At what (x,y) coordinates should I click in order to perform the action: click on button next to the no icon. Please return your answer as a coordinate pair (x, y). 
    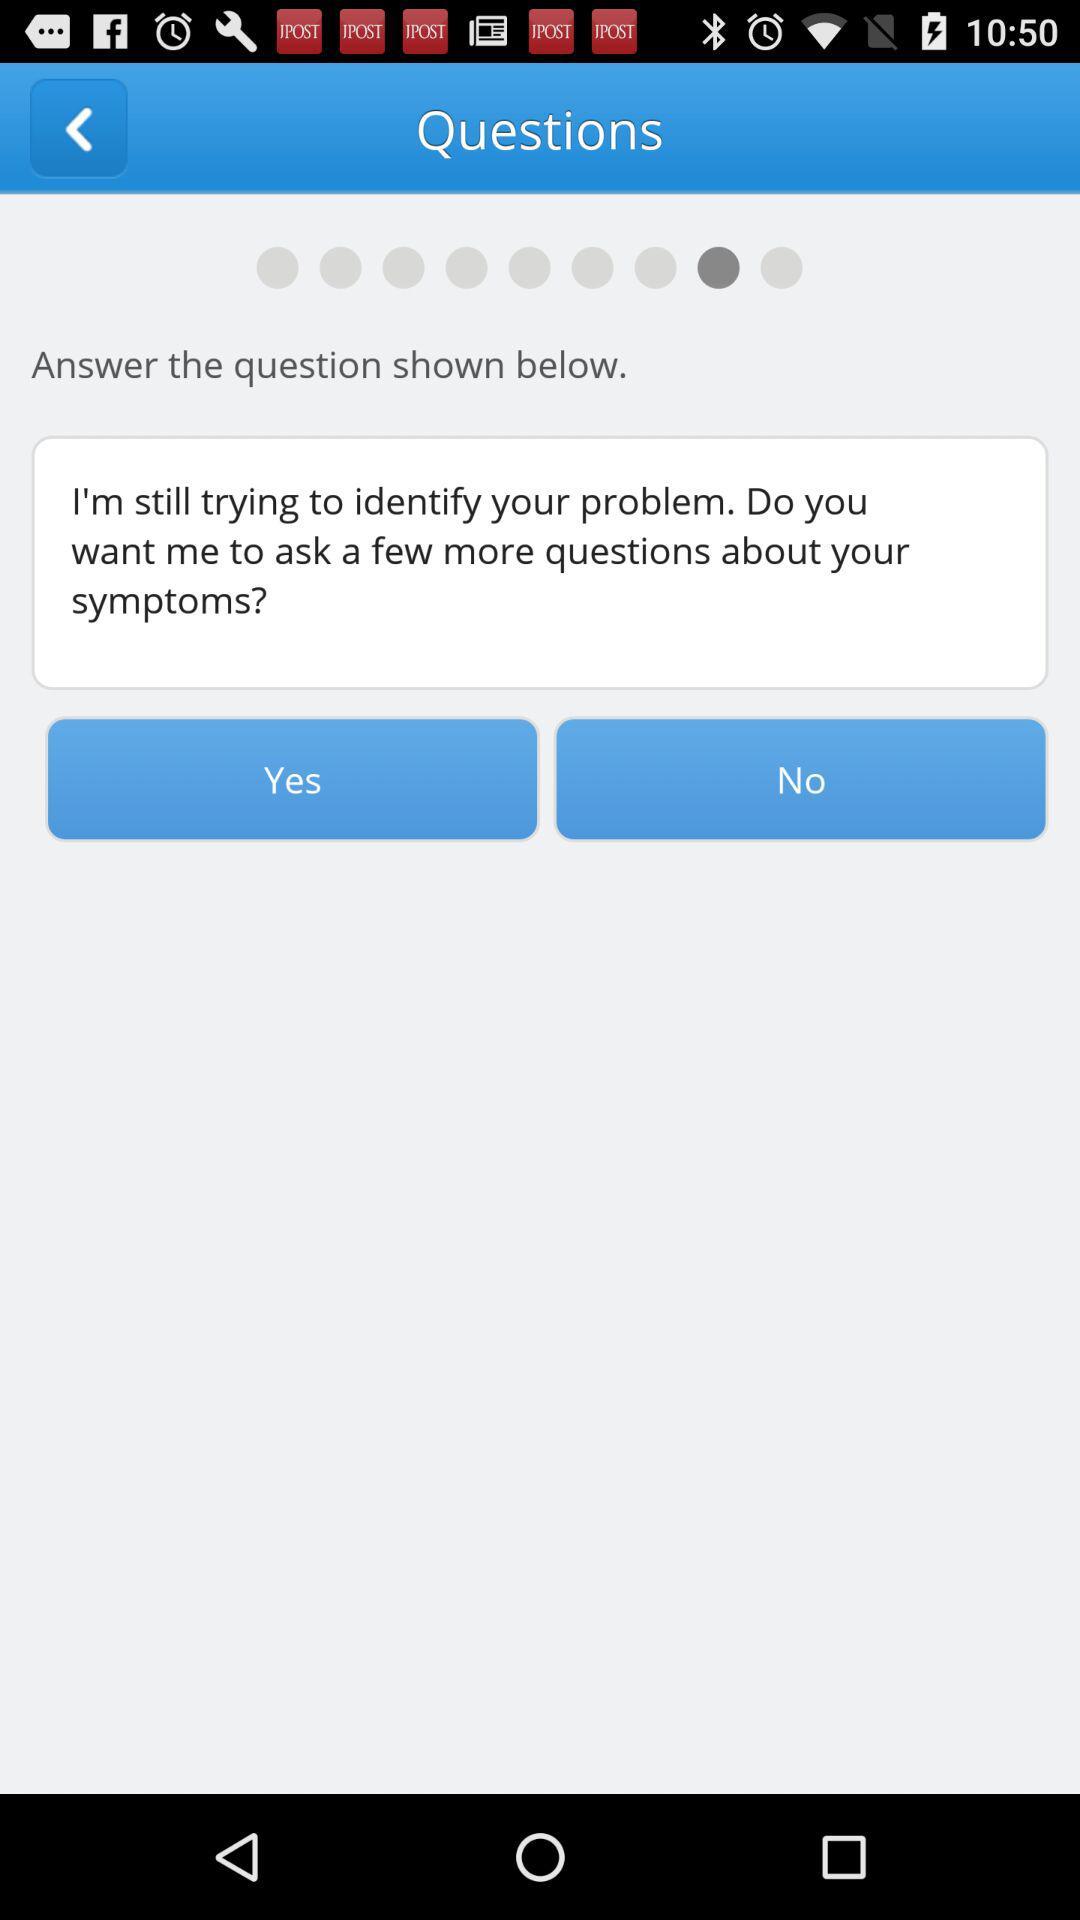
    Looking at the image, I should click on (292, 778).